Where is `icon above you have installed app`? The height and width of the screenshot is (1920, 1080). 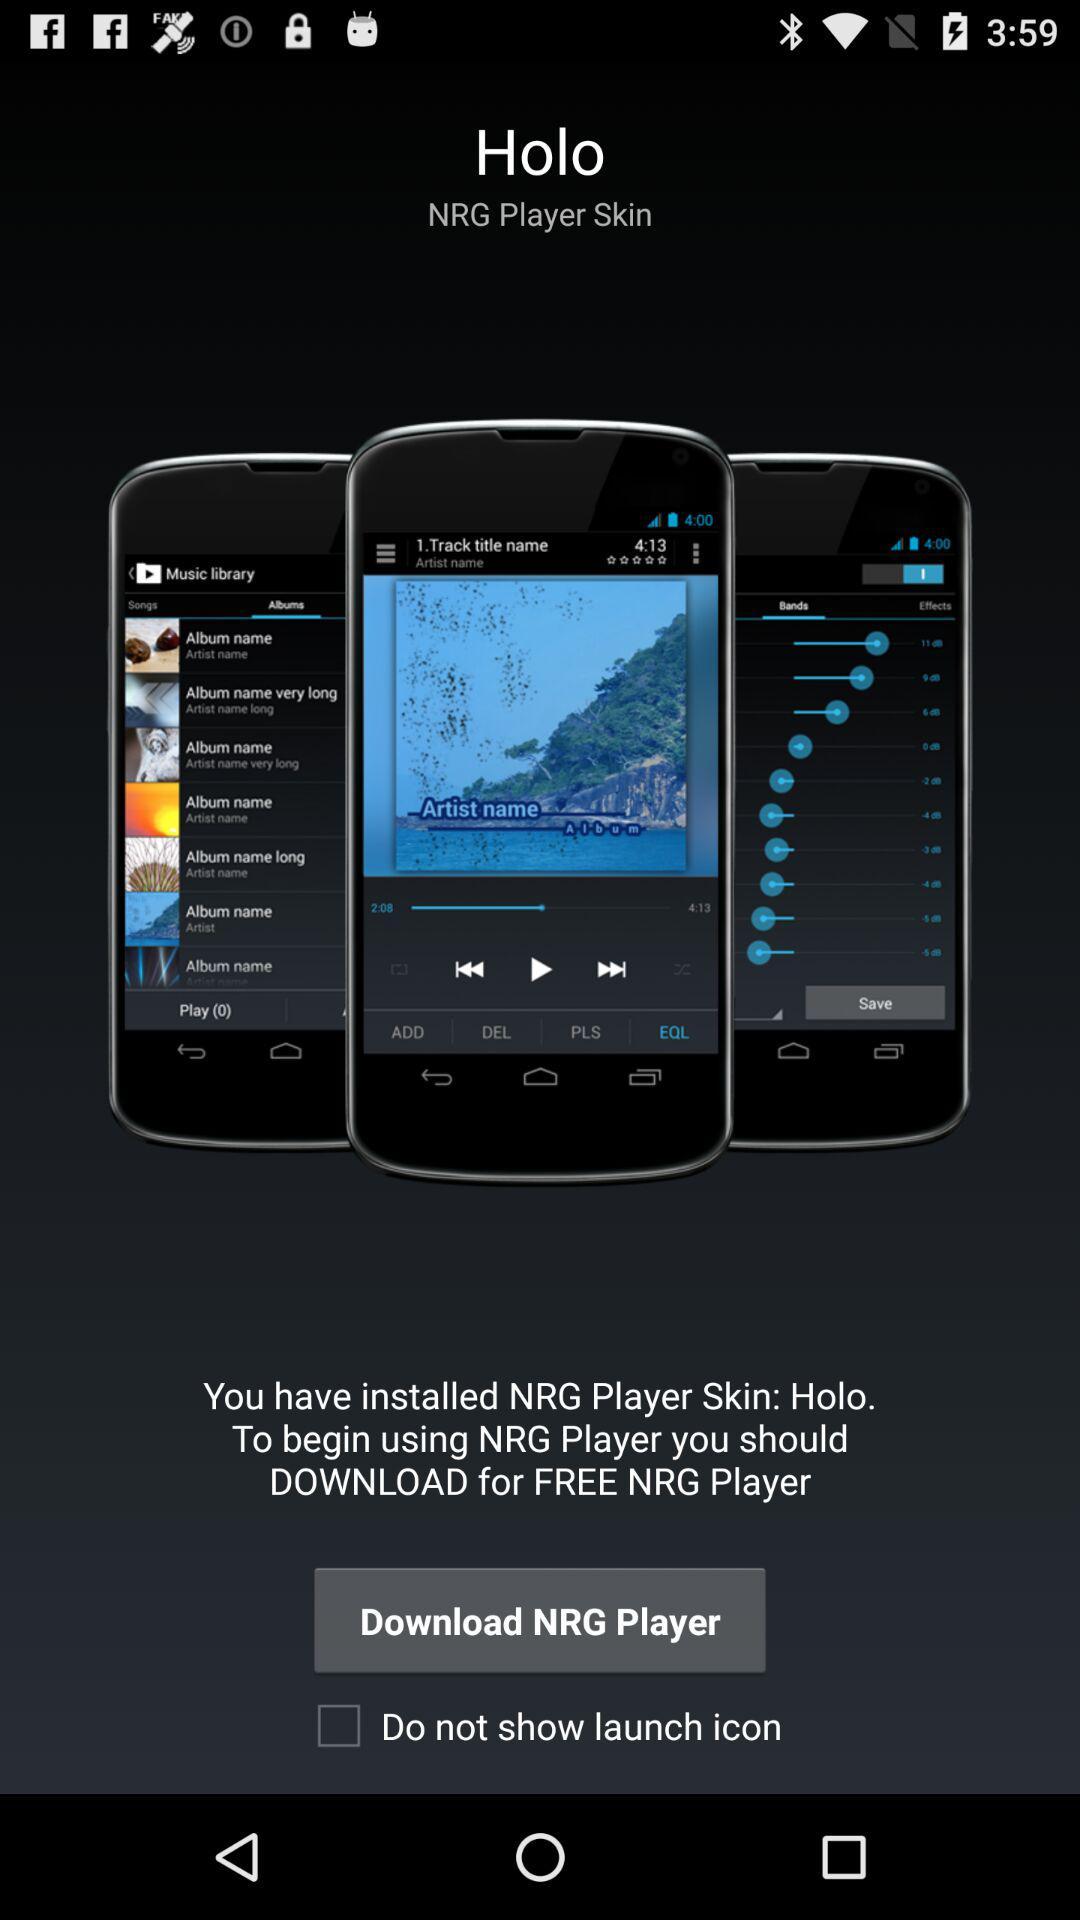
icon above you have installed app is located at coordinates (538, 802).